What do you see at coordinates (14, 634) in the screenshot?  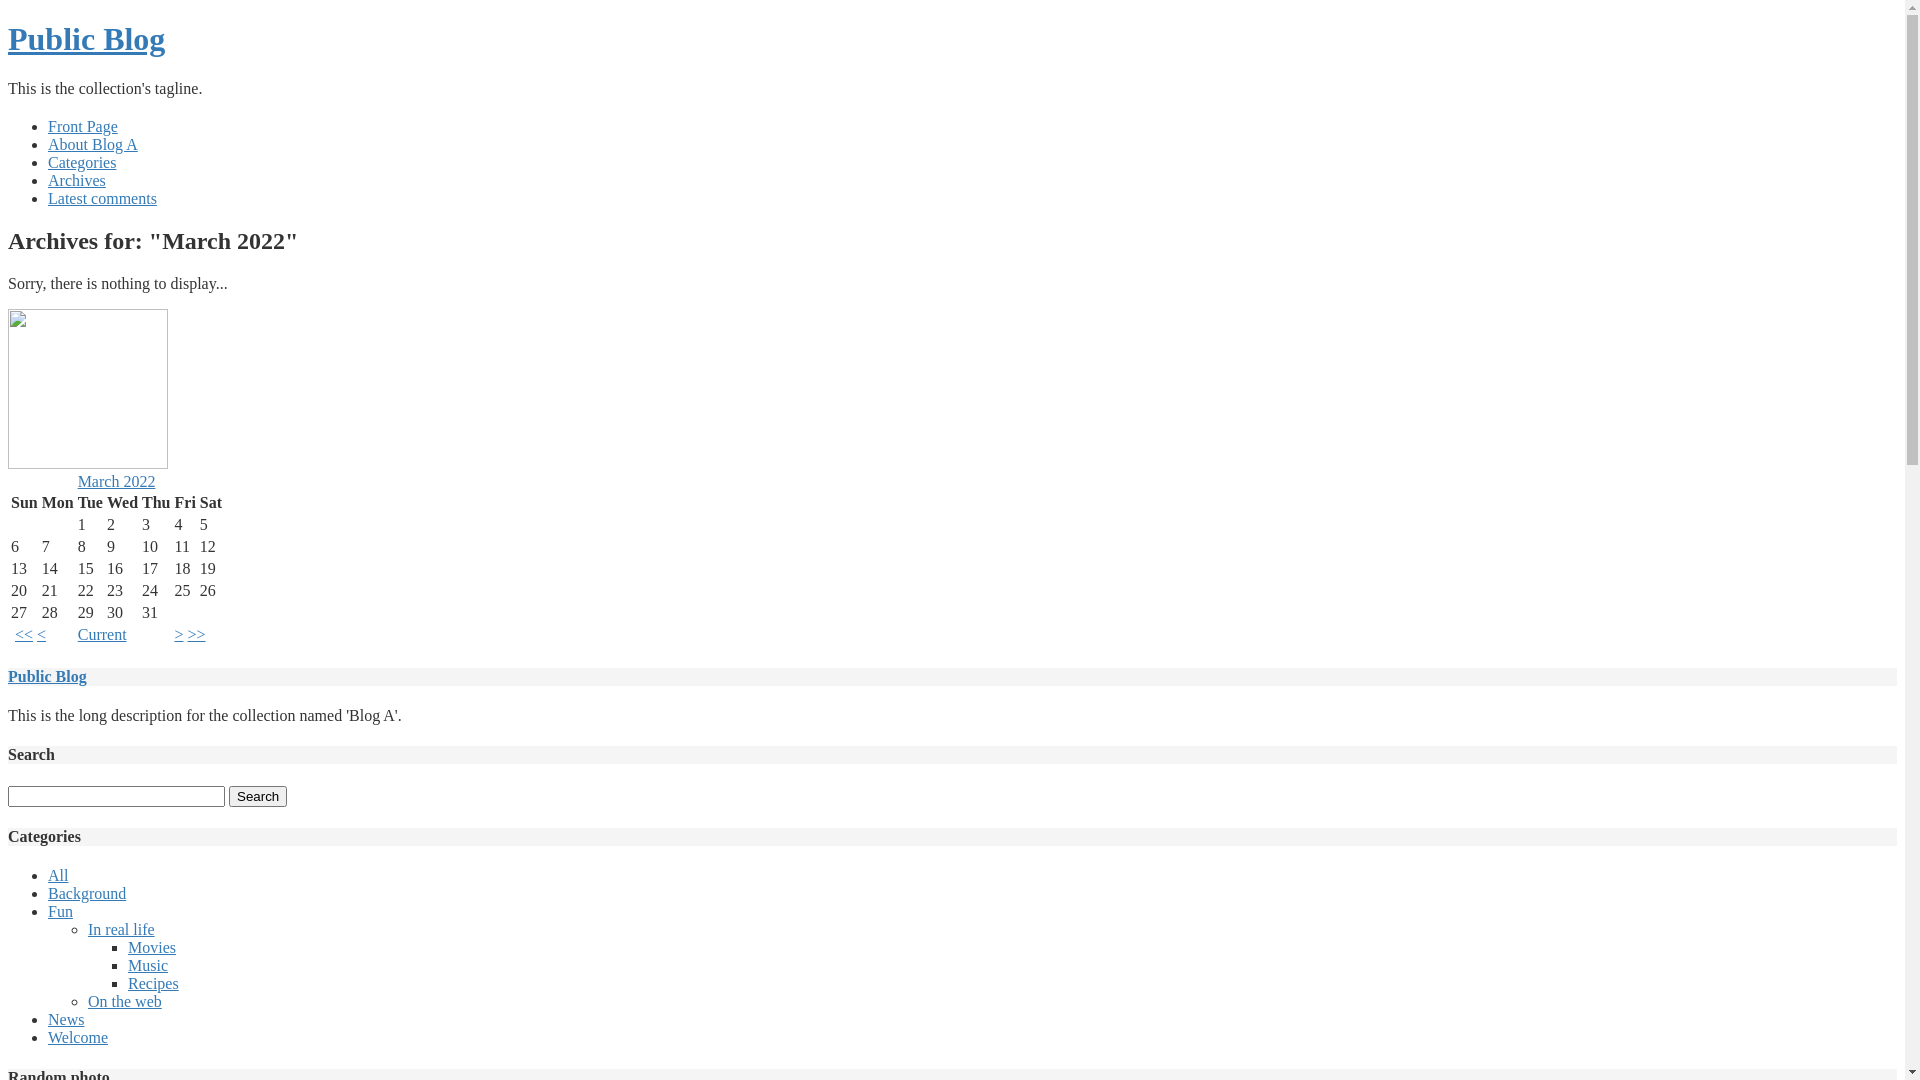 I see `'<<'` at bounding box center [14, 634].